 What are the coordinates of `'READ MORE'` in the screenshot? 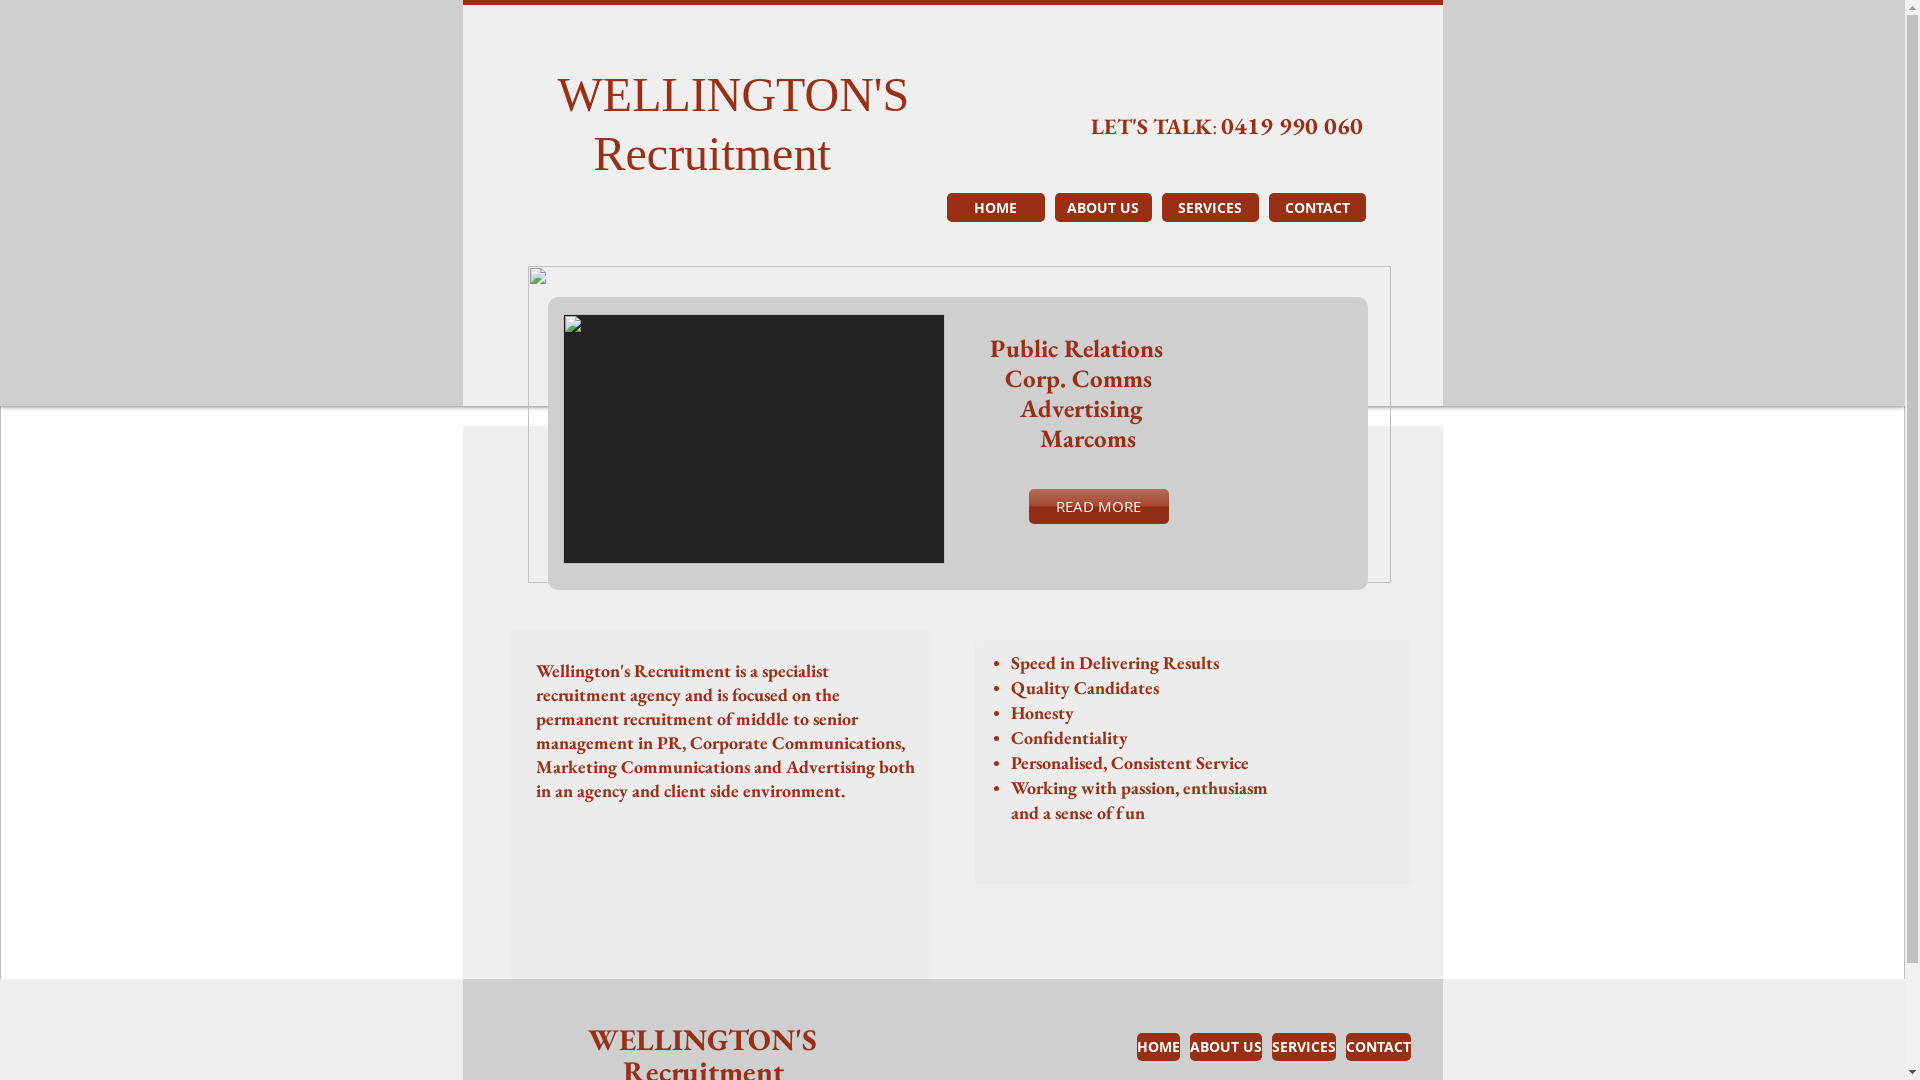 It's located at (1097, 505).